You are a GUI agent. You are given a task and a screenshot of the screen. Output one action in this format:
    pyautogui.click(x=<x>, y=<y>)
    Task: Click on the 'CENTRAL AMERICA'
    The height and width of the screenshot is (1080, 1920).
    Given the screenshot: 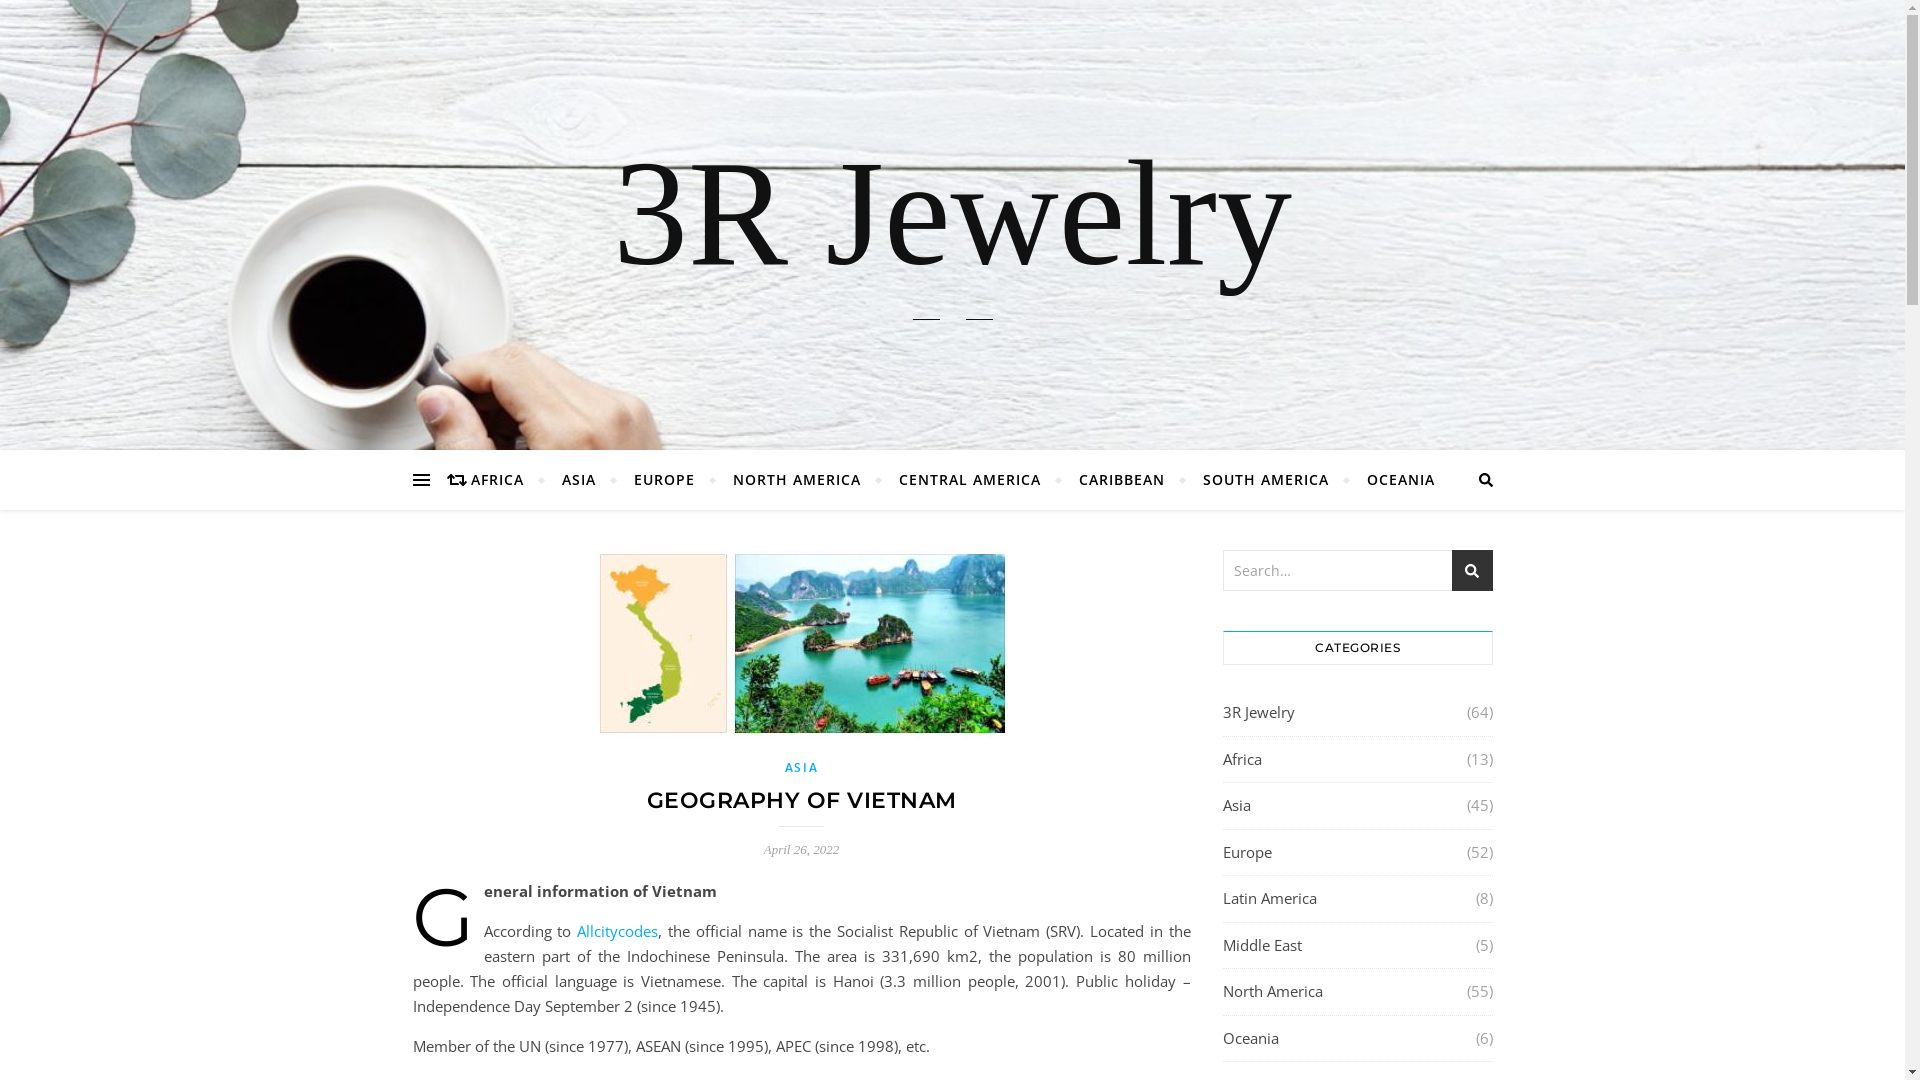 What is the action you would take?
    pyautogui.click(x=969, y=479)
    